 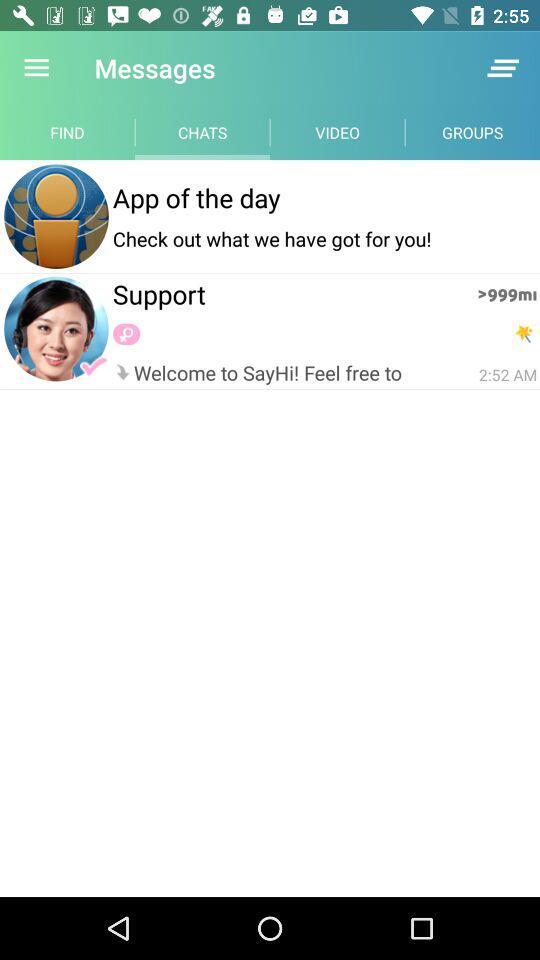 What do you see at coordinates (337, 131) in the screenshot?
I see `the video text option` at bounding box center [337, 131].